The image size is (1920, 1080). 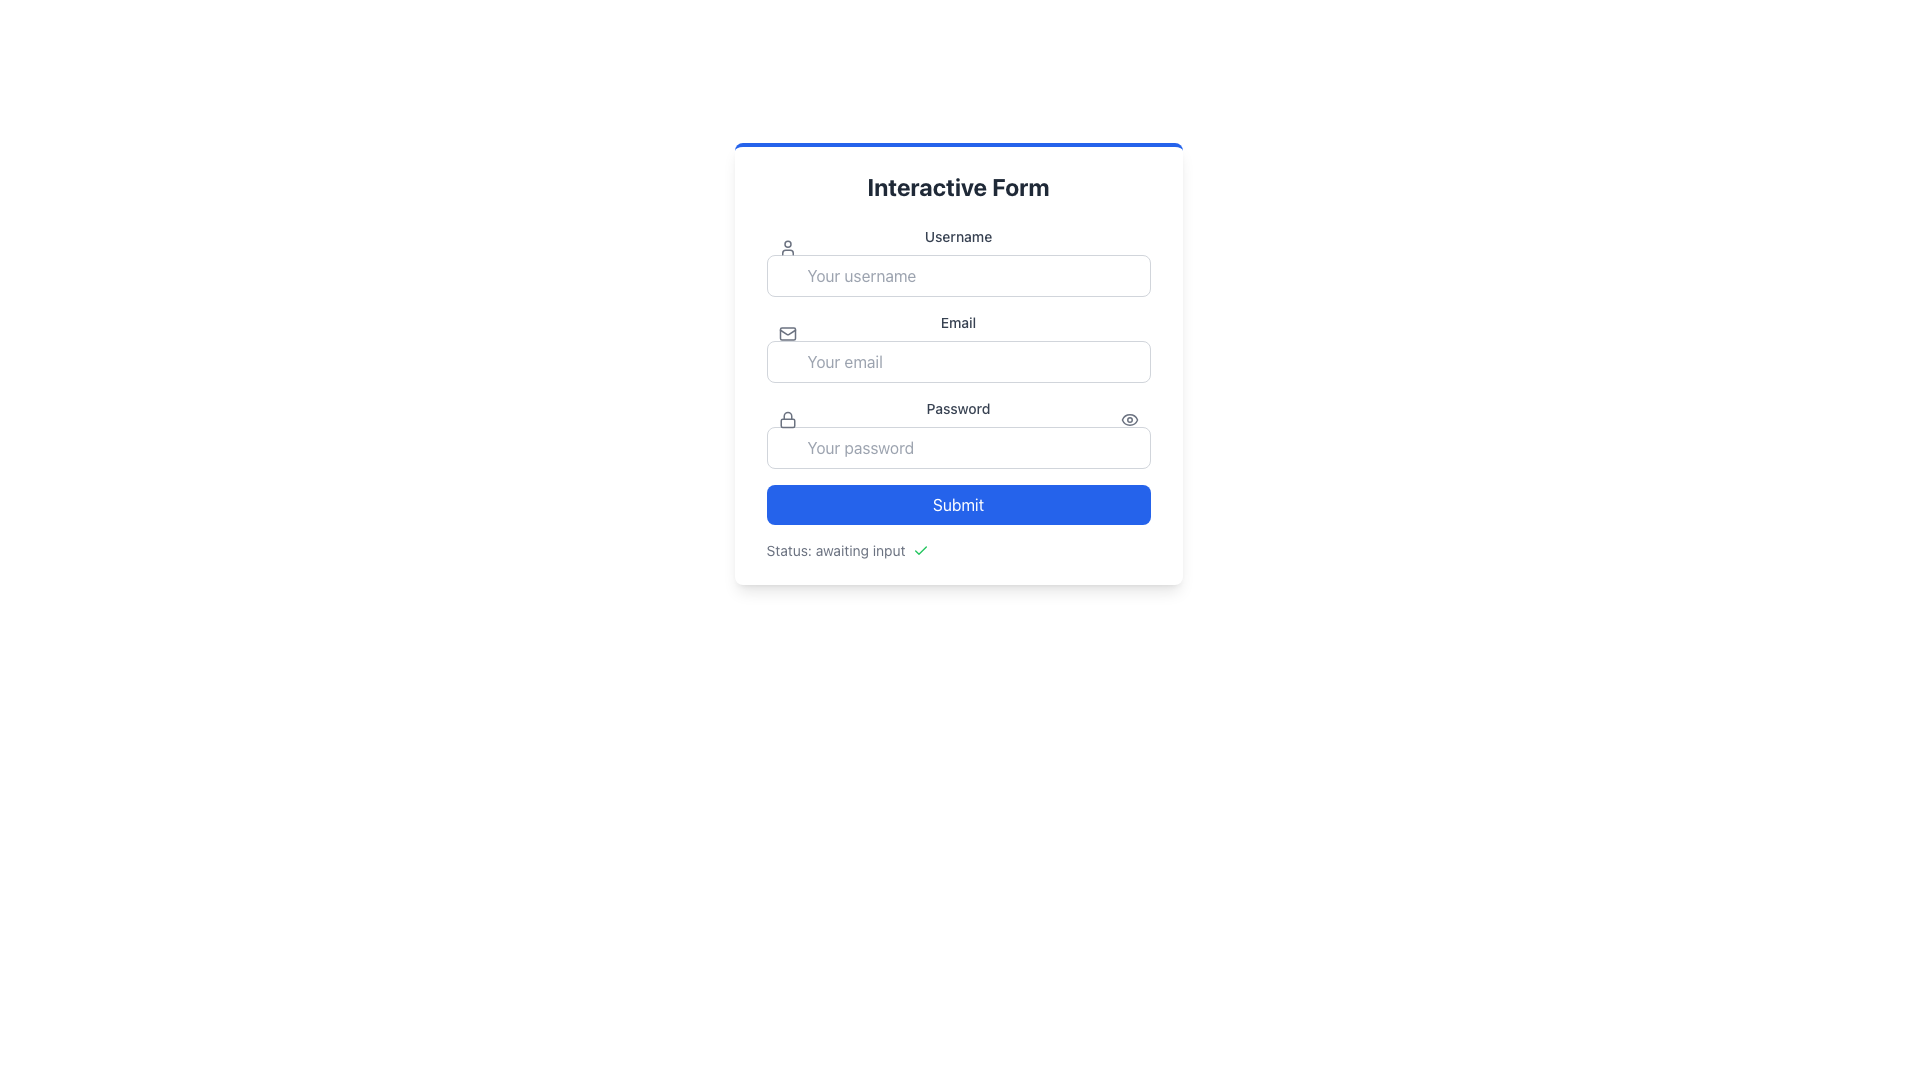 I want to click on the green checkmark icon indicating success, located to the right of the text 'Status: awaiting input' at the bottom of the interface, so click(x=920, y=551).